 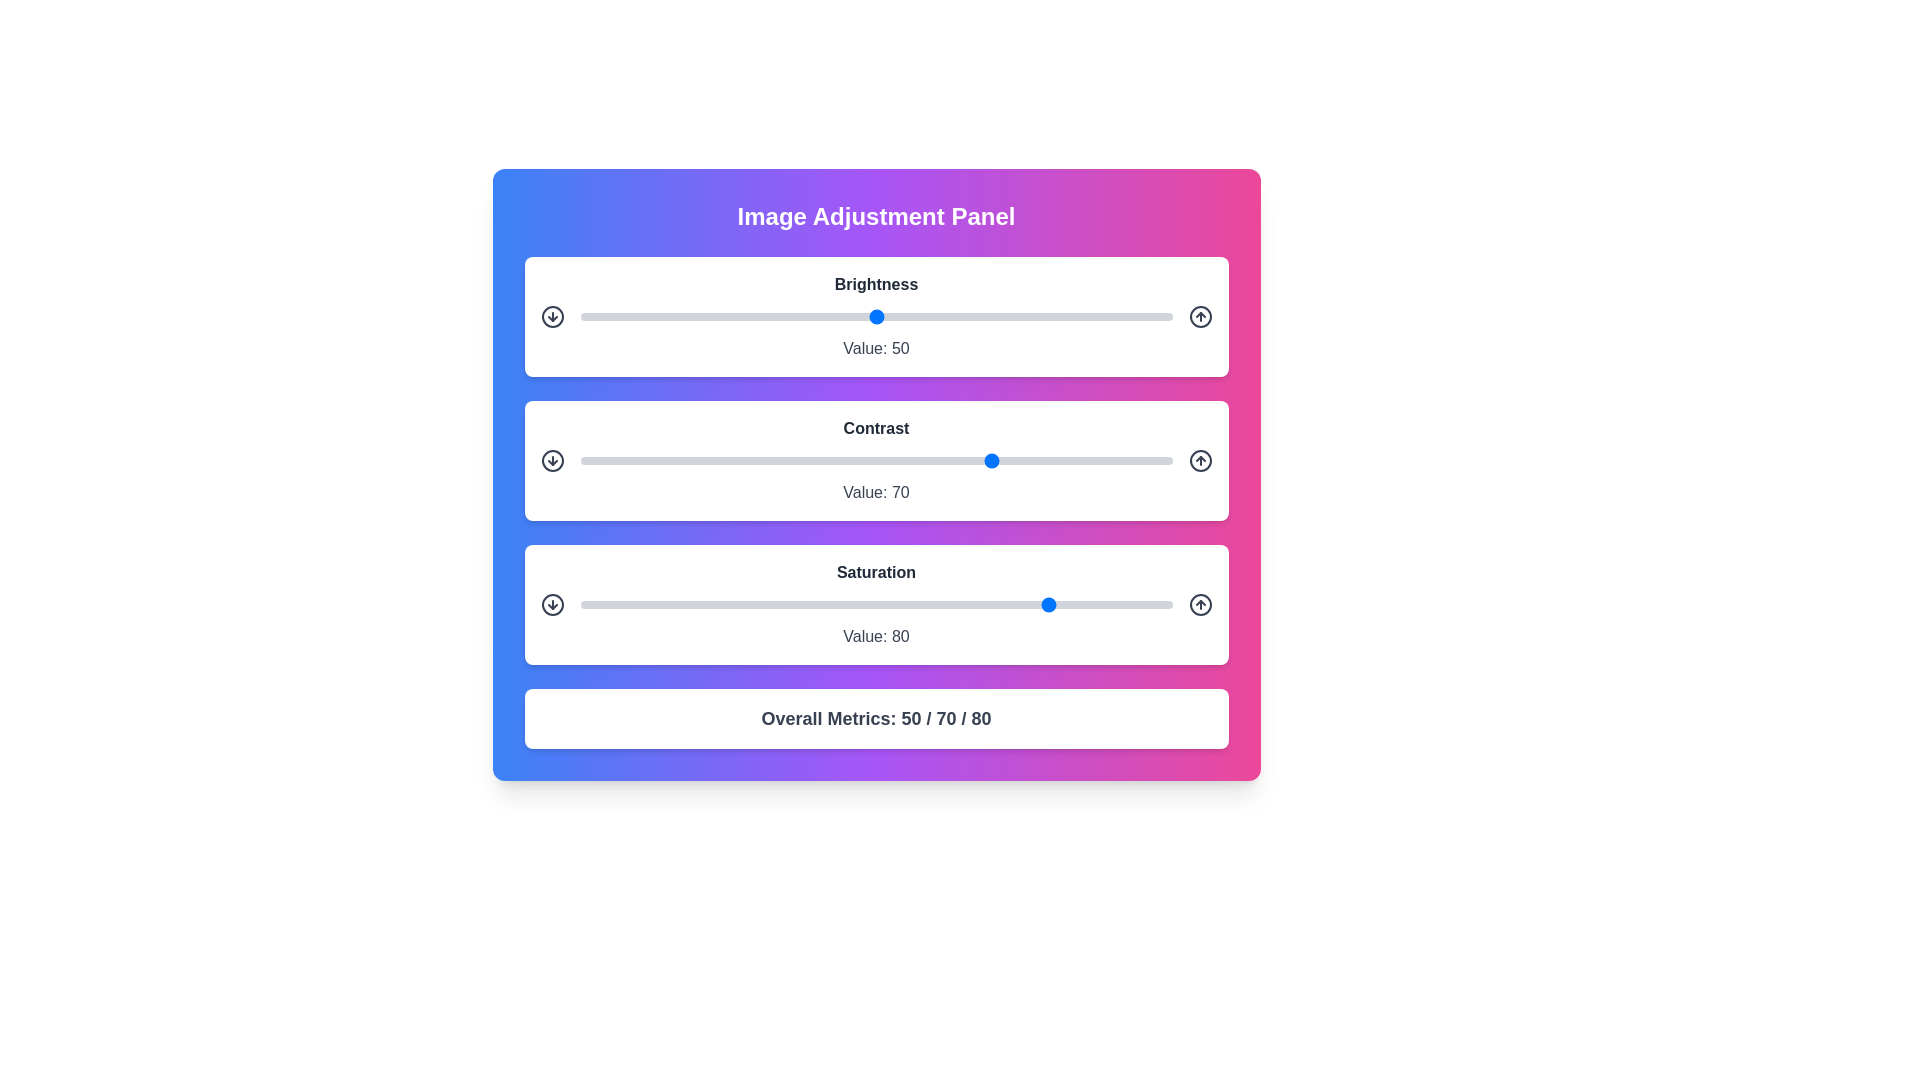 I want to click on contrast, so click(x=922, y=461).